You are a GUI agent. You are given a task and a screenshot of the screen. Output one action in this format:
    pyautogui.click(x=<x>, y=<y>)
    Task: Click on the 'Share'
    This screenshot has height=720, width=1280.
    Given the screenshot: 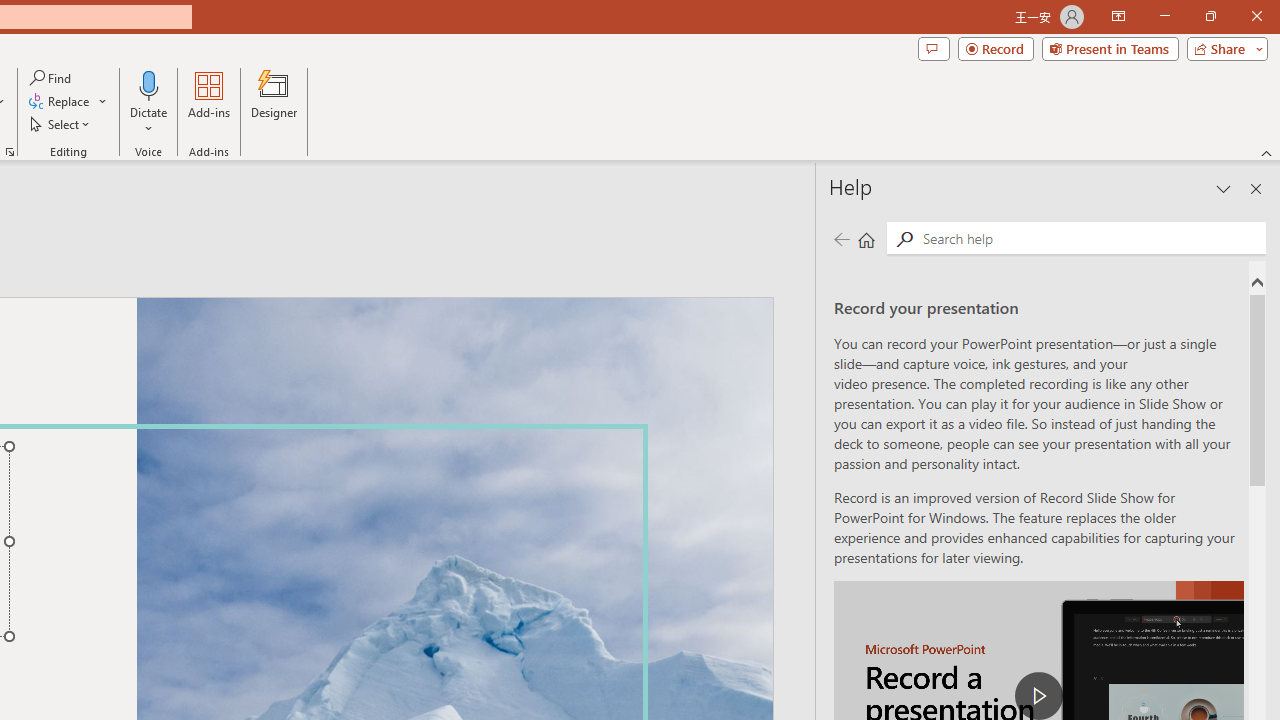 What is the action you would take?
    pyautogui.click(x=1222, y=47)
    